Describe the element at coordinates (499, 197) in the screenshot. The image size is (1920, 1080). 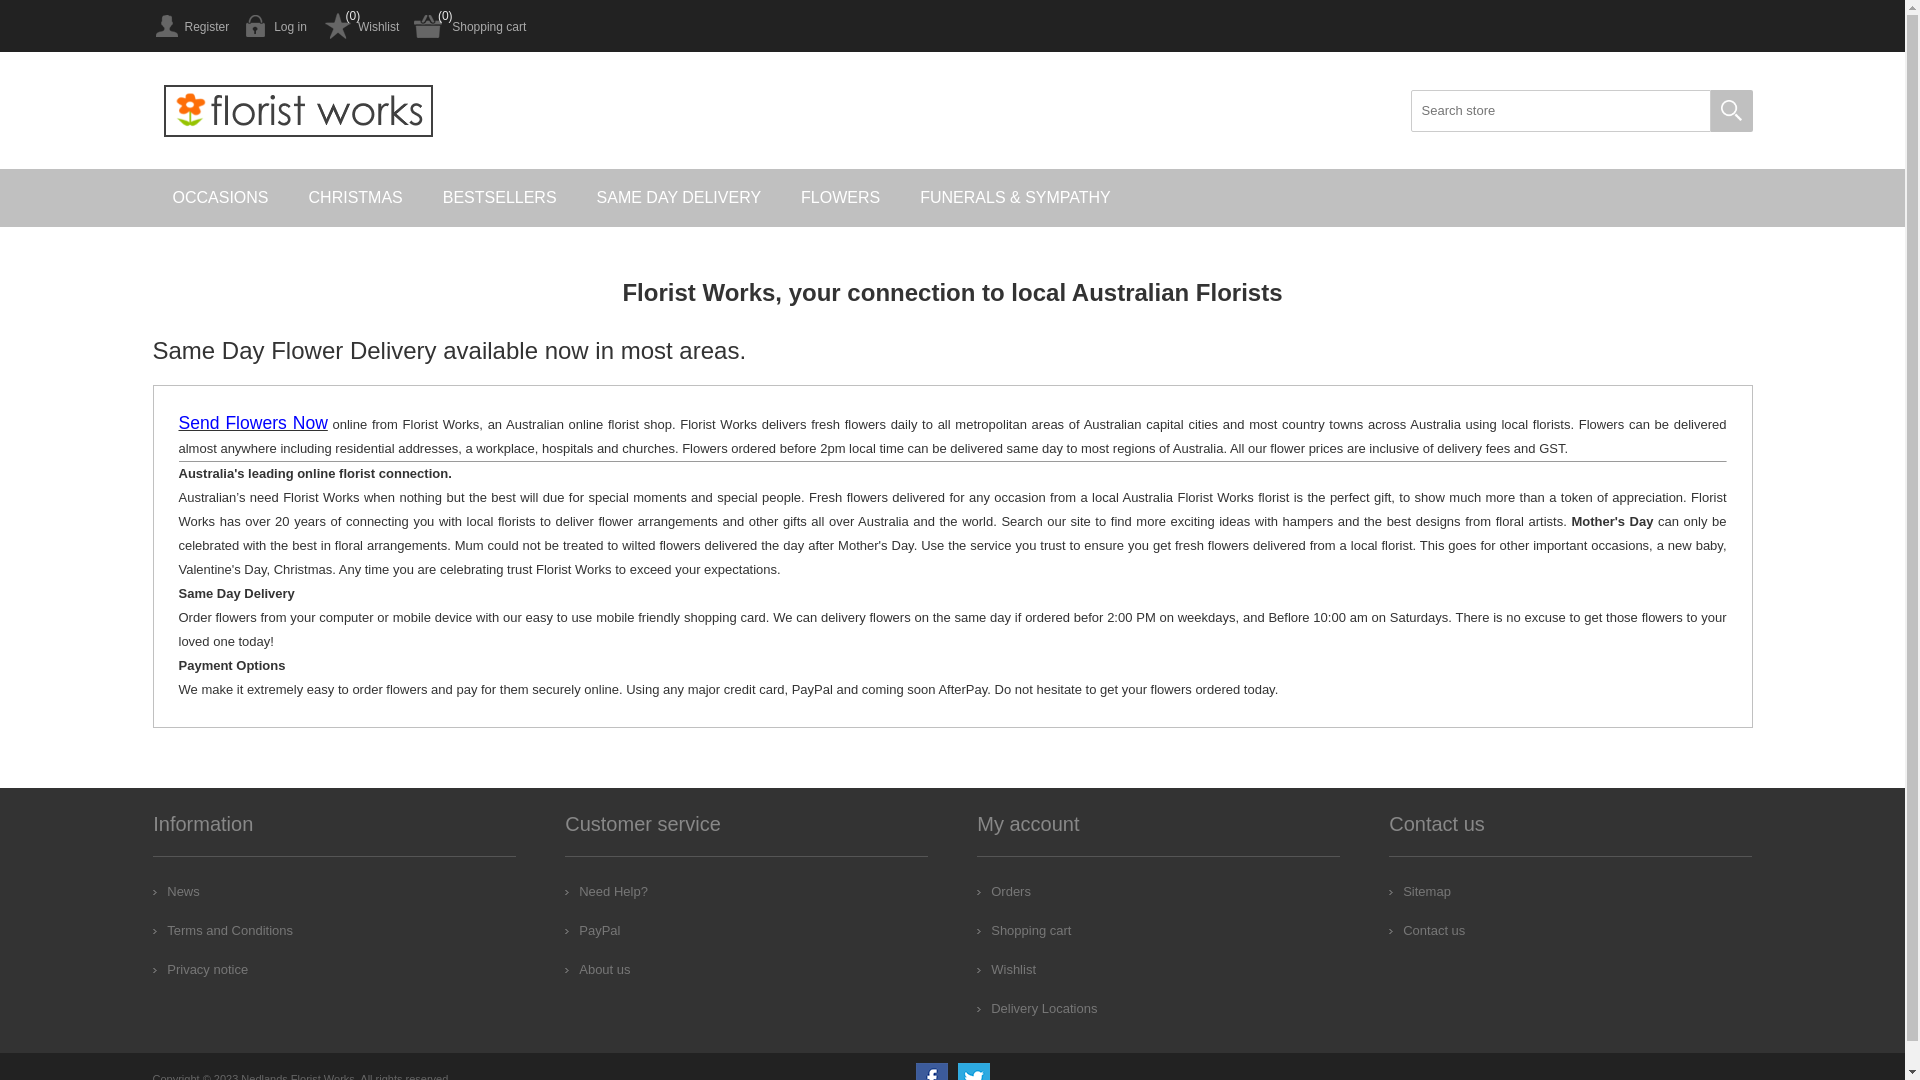
I see `'BESTSELLERS'` at that location.